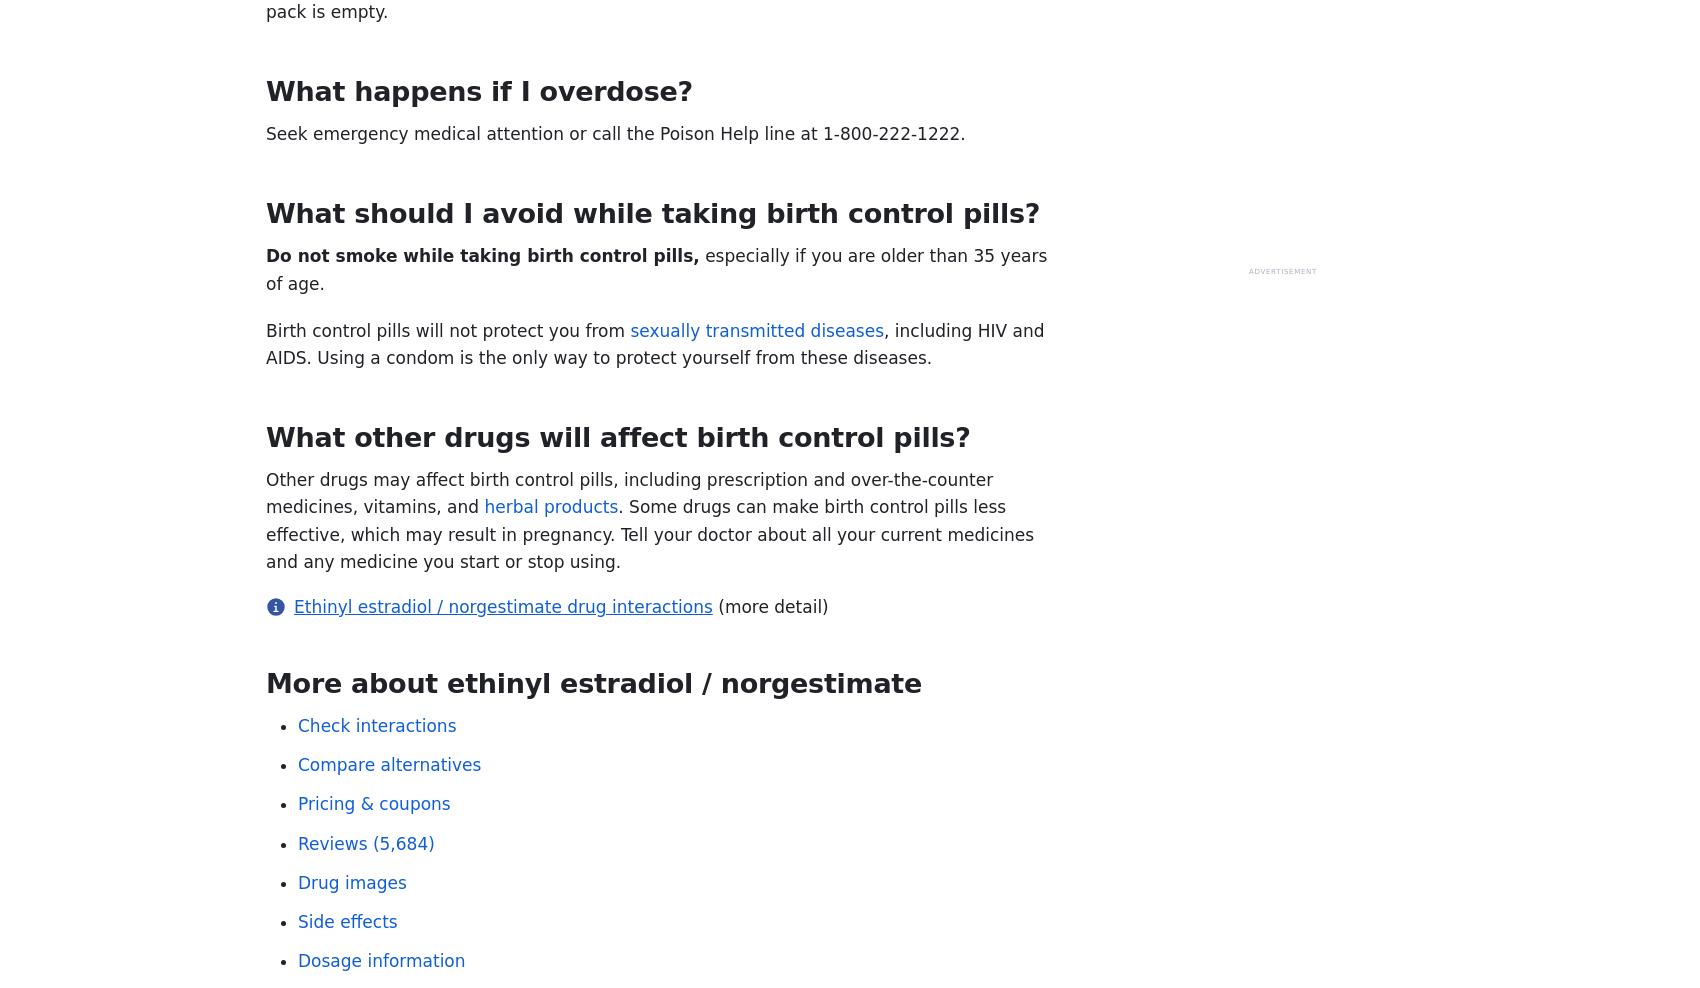 Image resolution: width=1700 pixels, height=988 pixels. What do you see at coordinates (298, 725) in the screenshot?
I see `'Check interactions'` at bounding box center [298, 725].